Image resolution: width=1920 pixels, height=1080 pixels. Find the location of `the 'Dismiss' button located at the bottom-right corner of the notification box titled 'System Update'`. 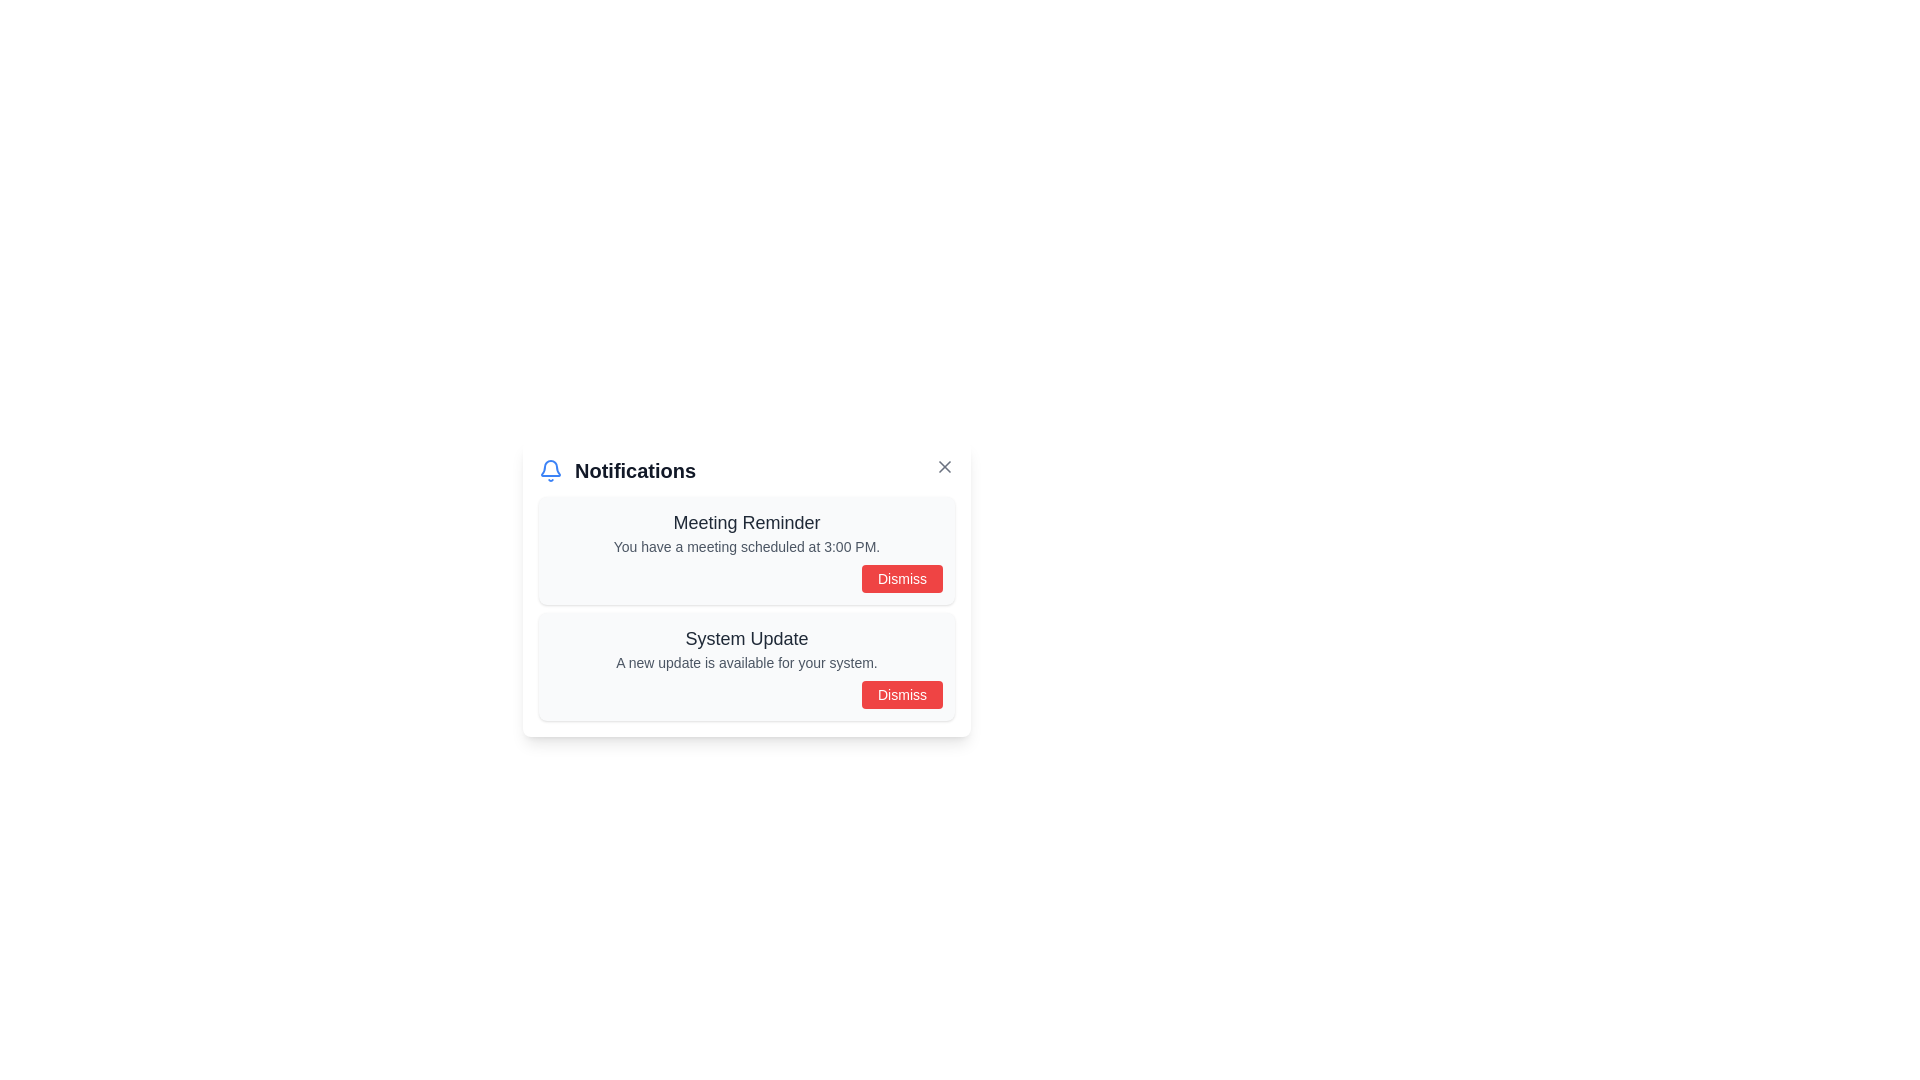

the 'Dismiss' button located at the bottom-right corner of the notification box titled 'System Update' is located at coordinates (901, 693).